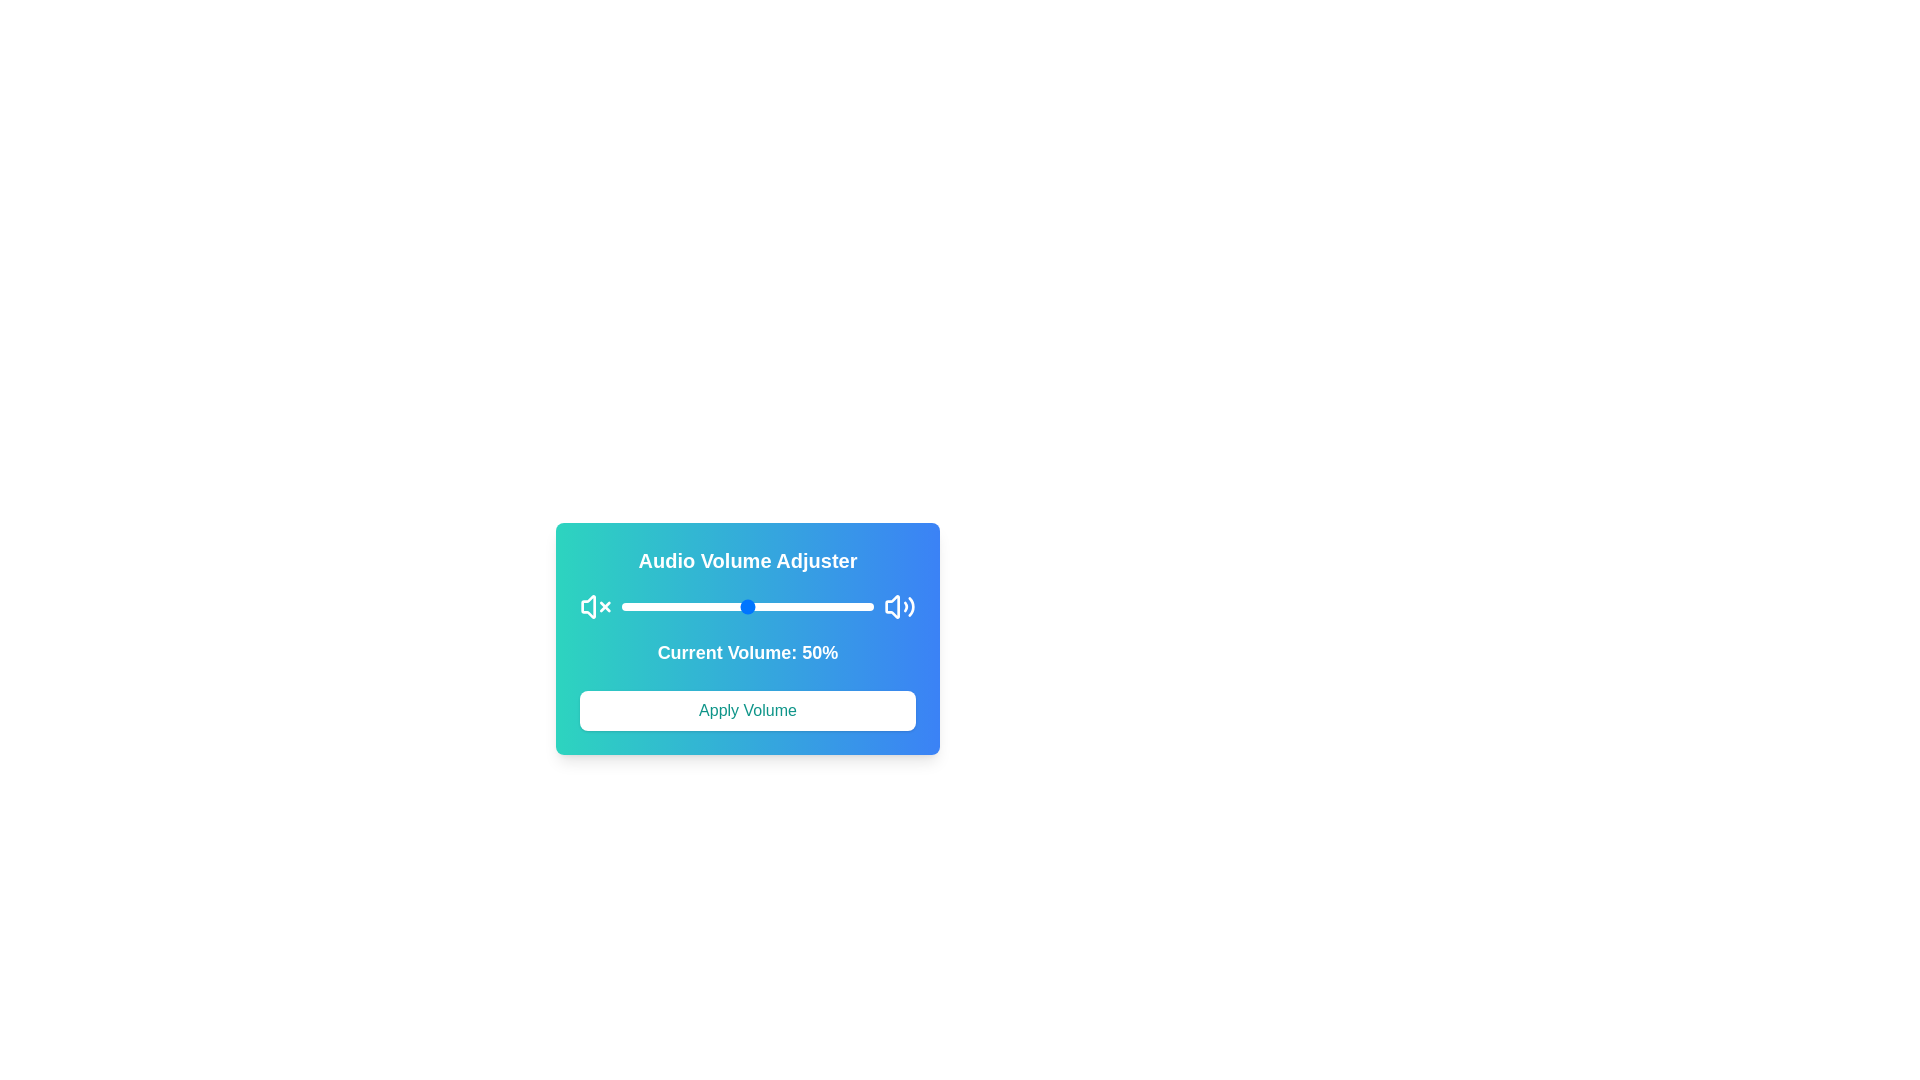 The width and height of the screenshot is (1920, 1080). What do you see at coordinates (721, 605) in the screenshot?
I see `the volume to 40% by dragging the slider` at bounding box center [721, 605].